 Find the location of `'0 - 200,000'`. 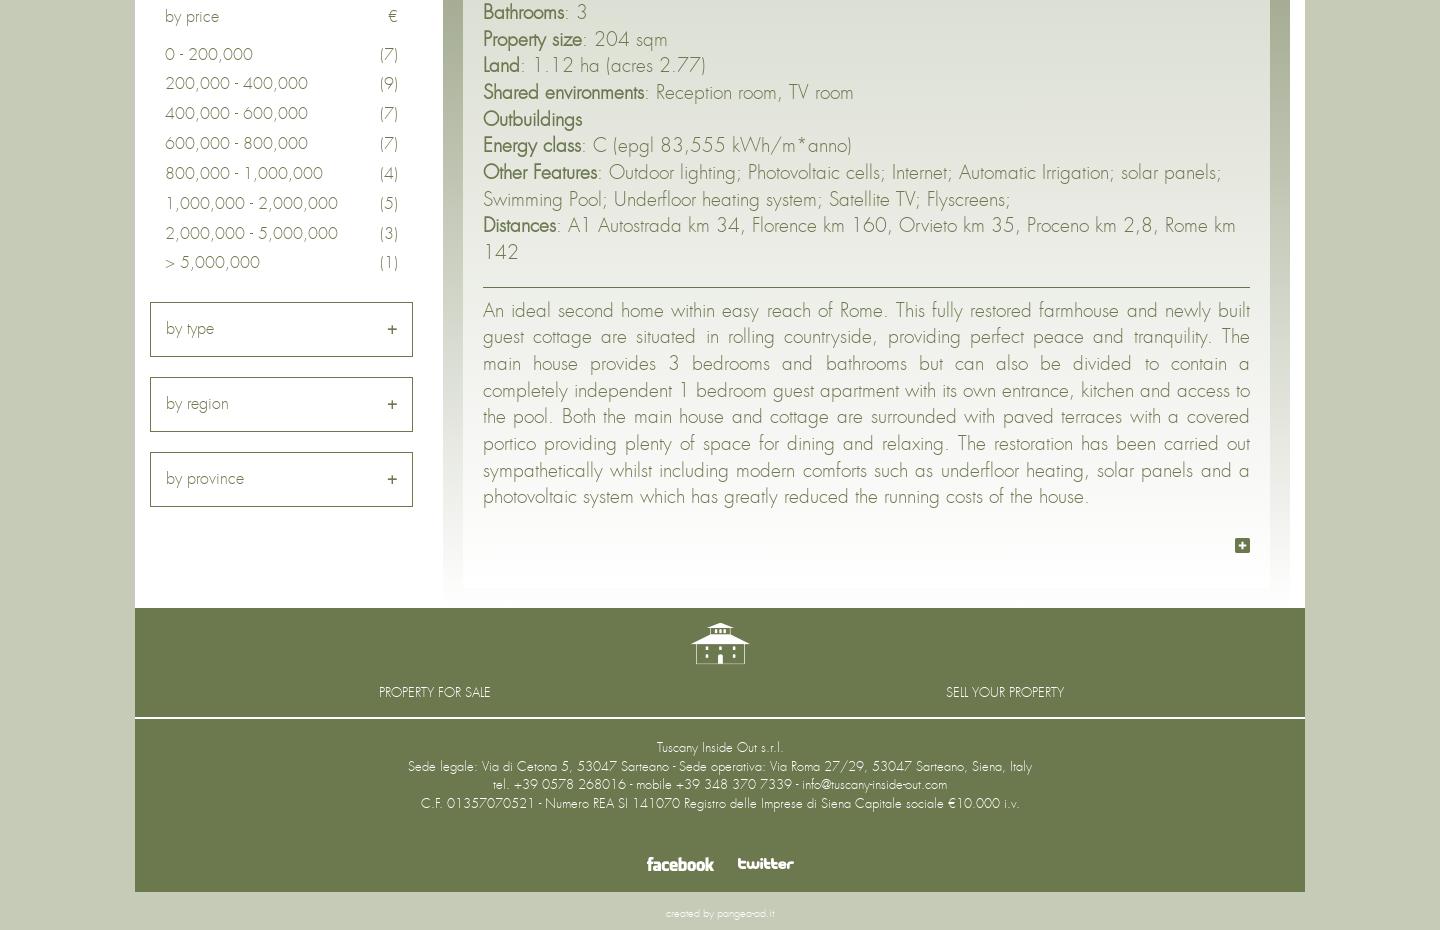

'0 - 200,000' is located at coordinates (208, 52).